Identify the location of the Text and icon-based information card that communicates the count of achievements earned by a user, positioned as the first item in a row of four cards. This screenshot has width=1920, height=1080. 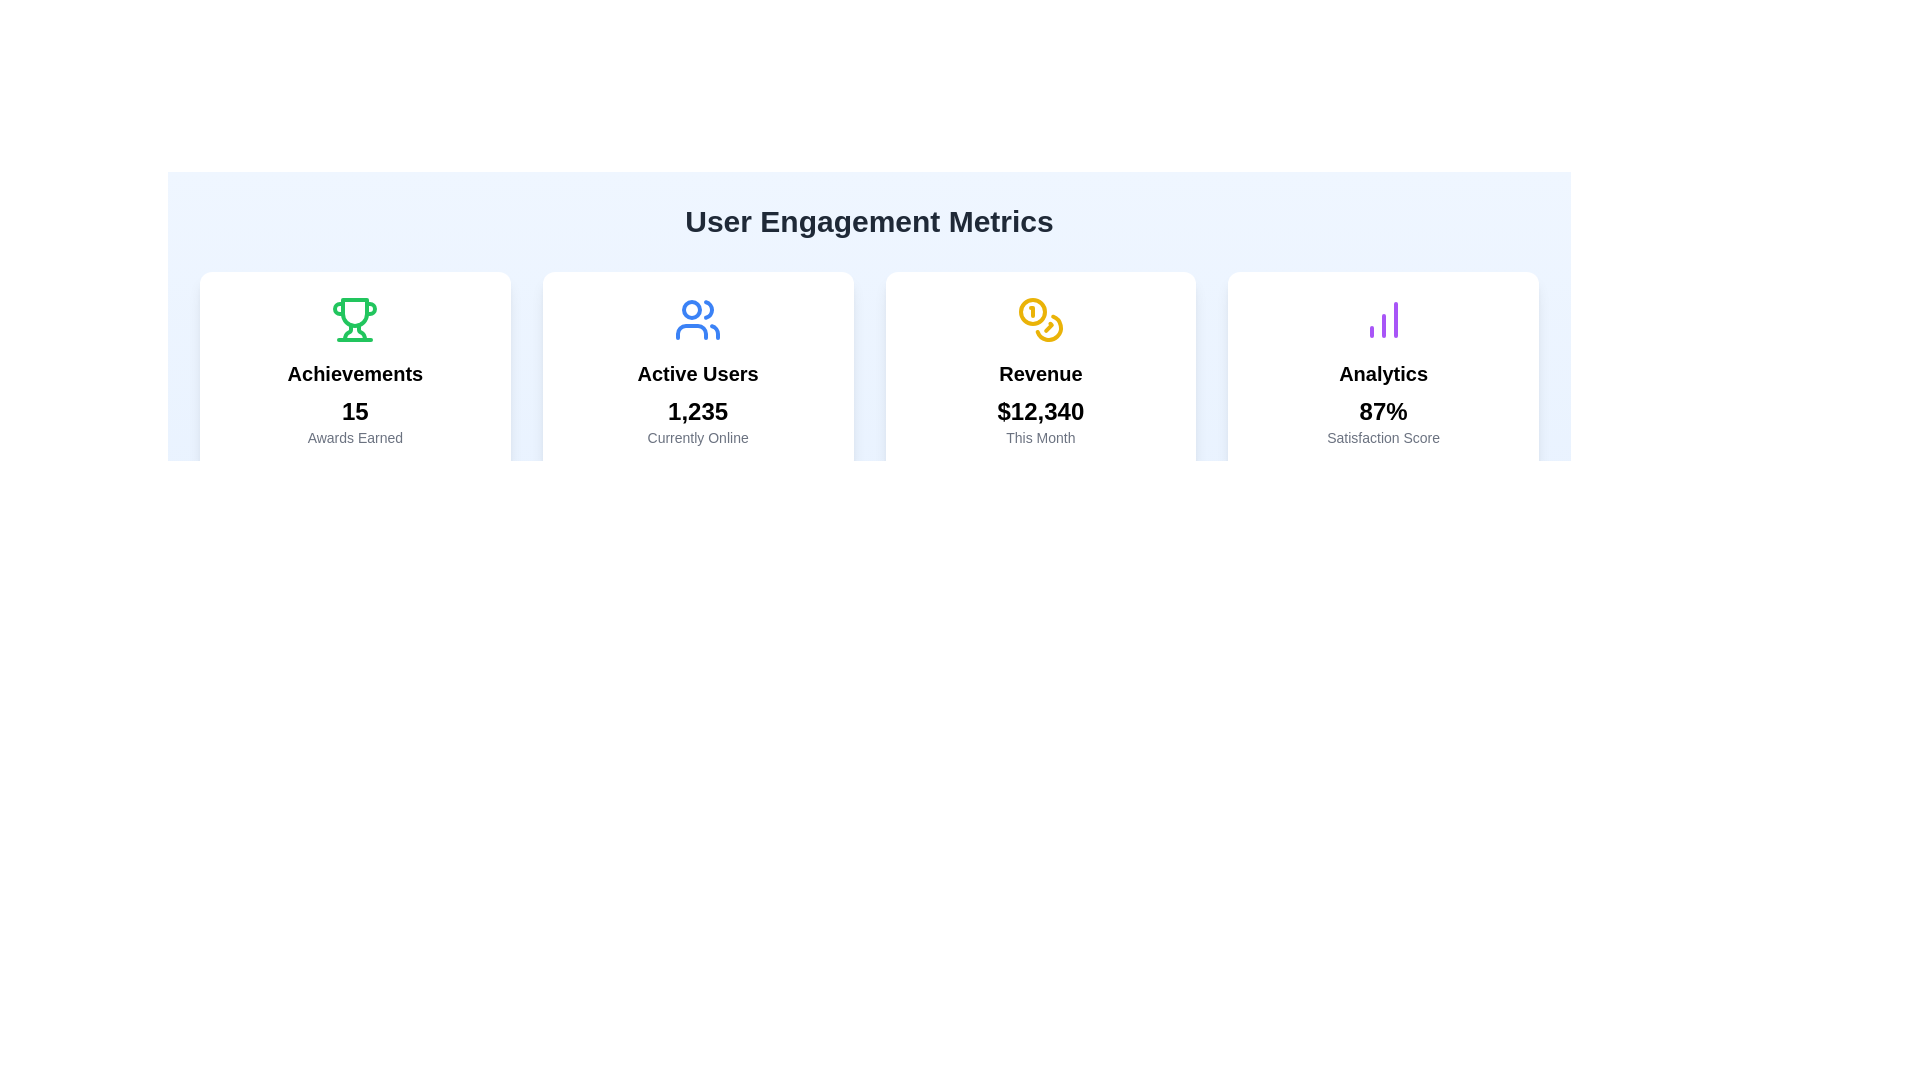
(355, 371).